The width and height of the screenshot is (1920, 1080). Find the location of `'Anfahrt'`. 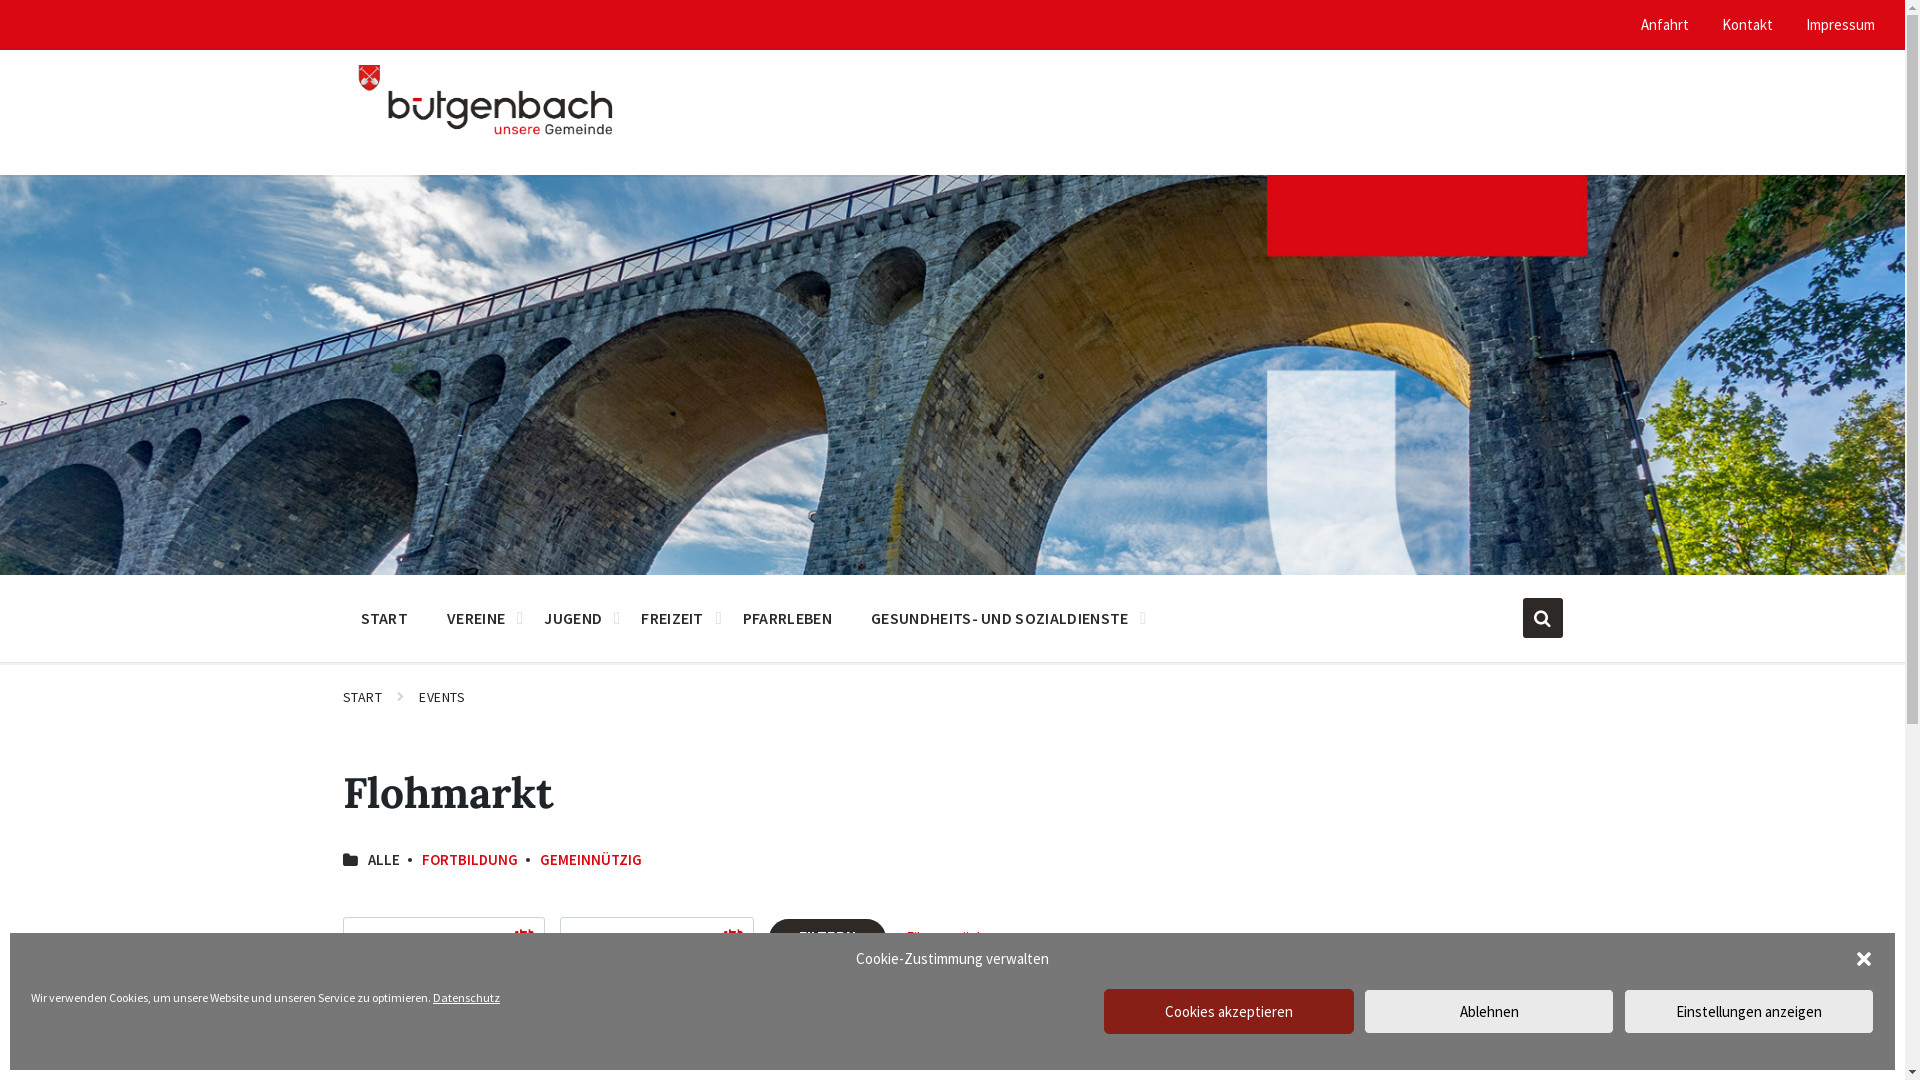

'Anfahrt' is located at coordinates (1665, 24).